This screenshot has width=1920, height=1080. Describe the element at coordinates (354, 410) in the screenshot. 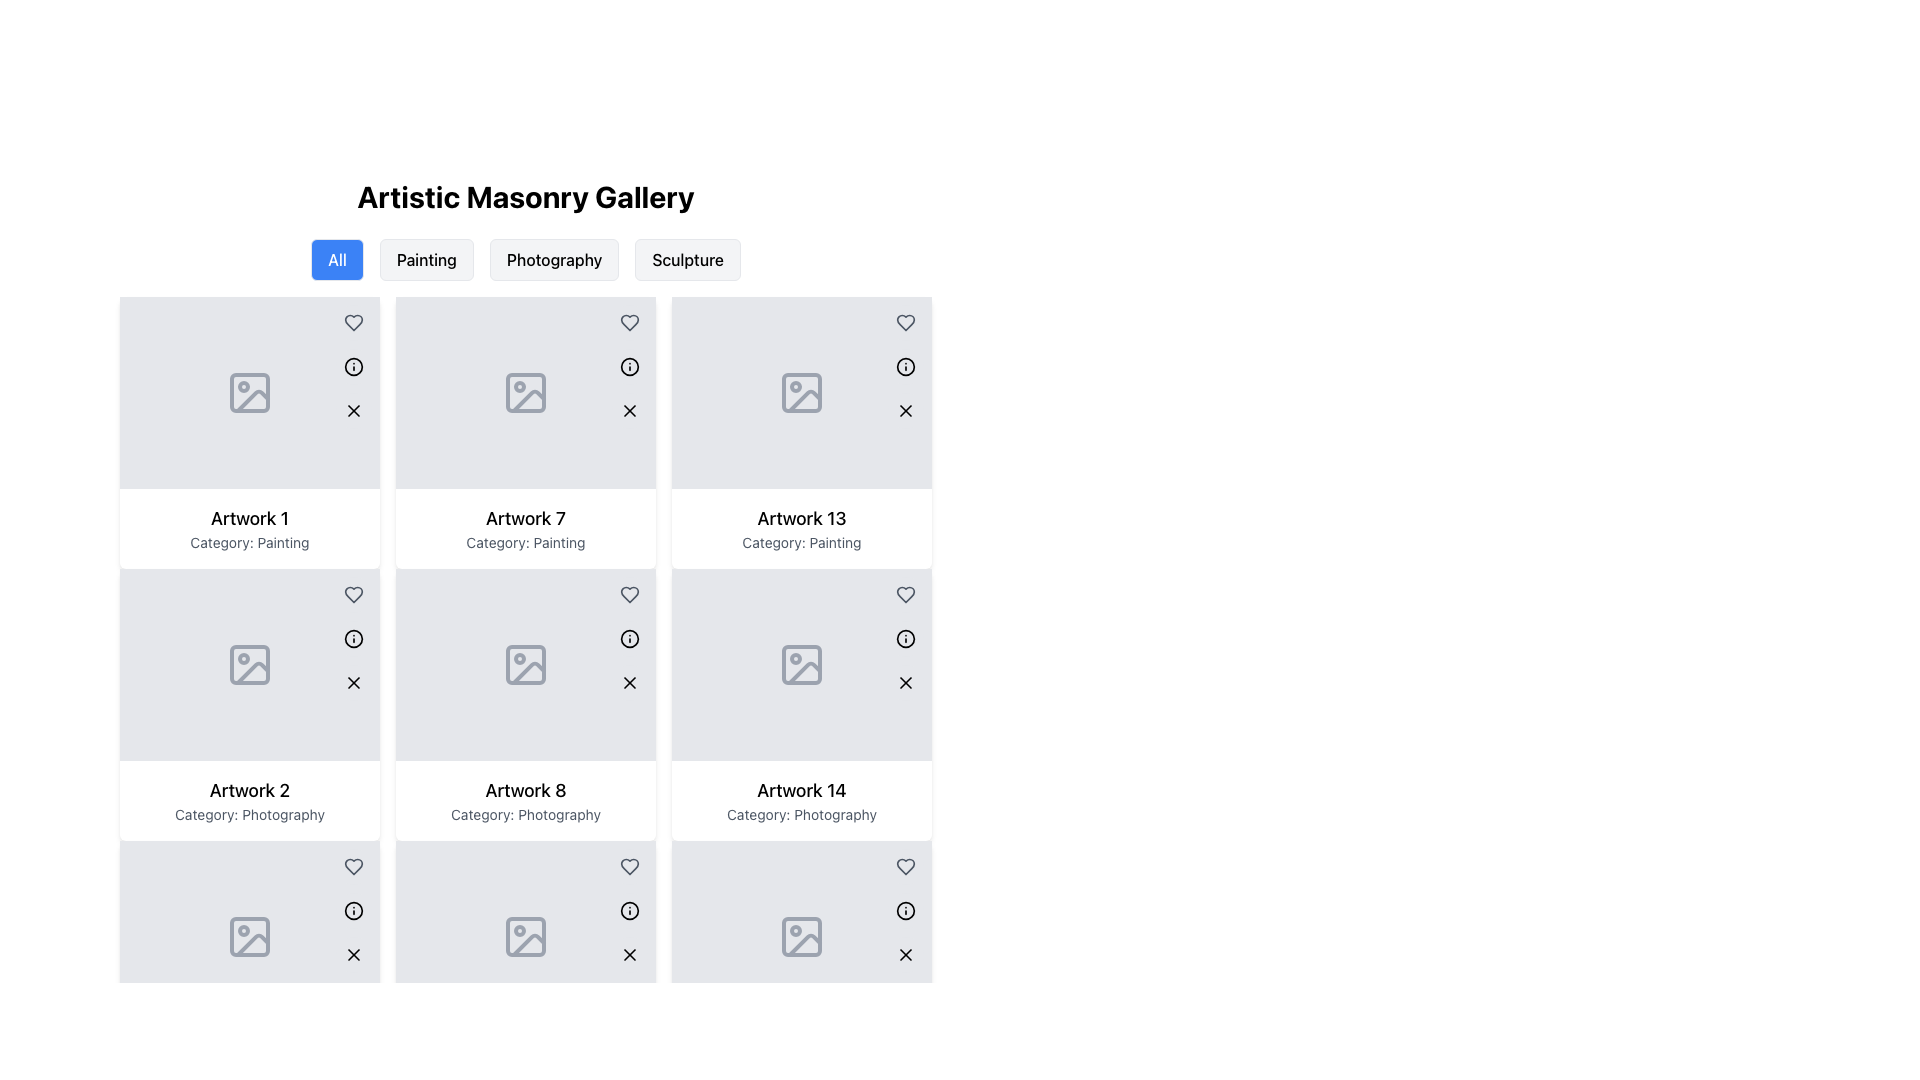

I see `the 'X' icon in the button located at the top-right corner of the 'Artwork 1' card` at that location.